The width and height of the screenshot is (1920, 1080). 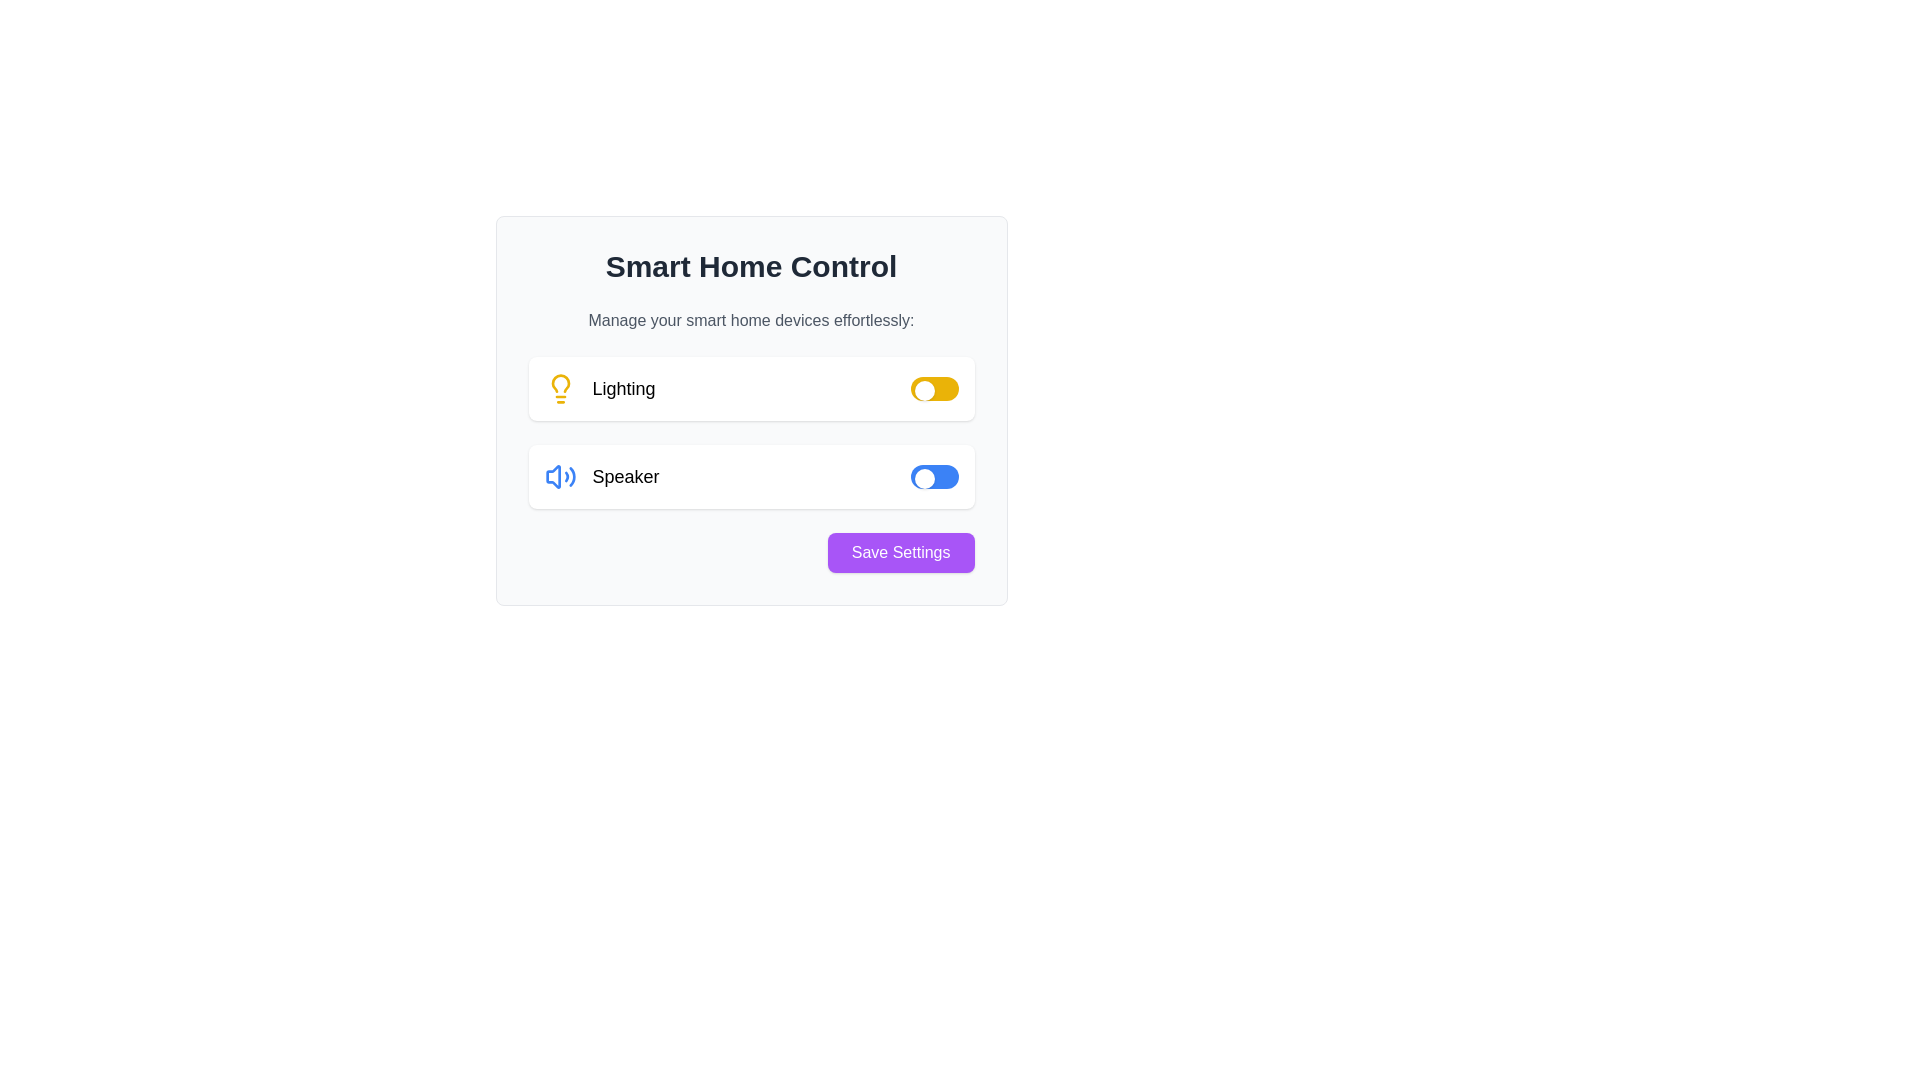 I want to click on the speaker icon, which is a compact representation of a speaker cone with sound waves, positioned as the leftmost element in the Smart Home Control interface, so click(x=553, y=477).